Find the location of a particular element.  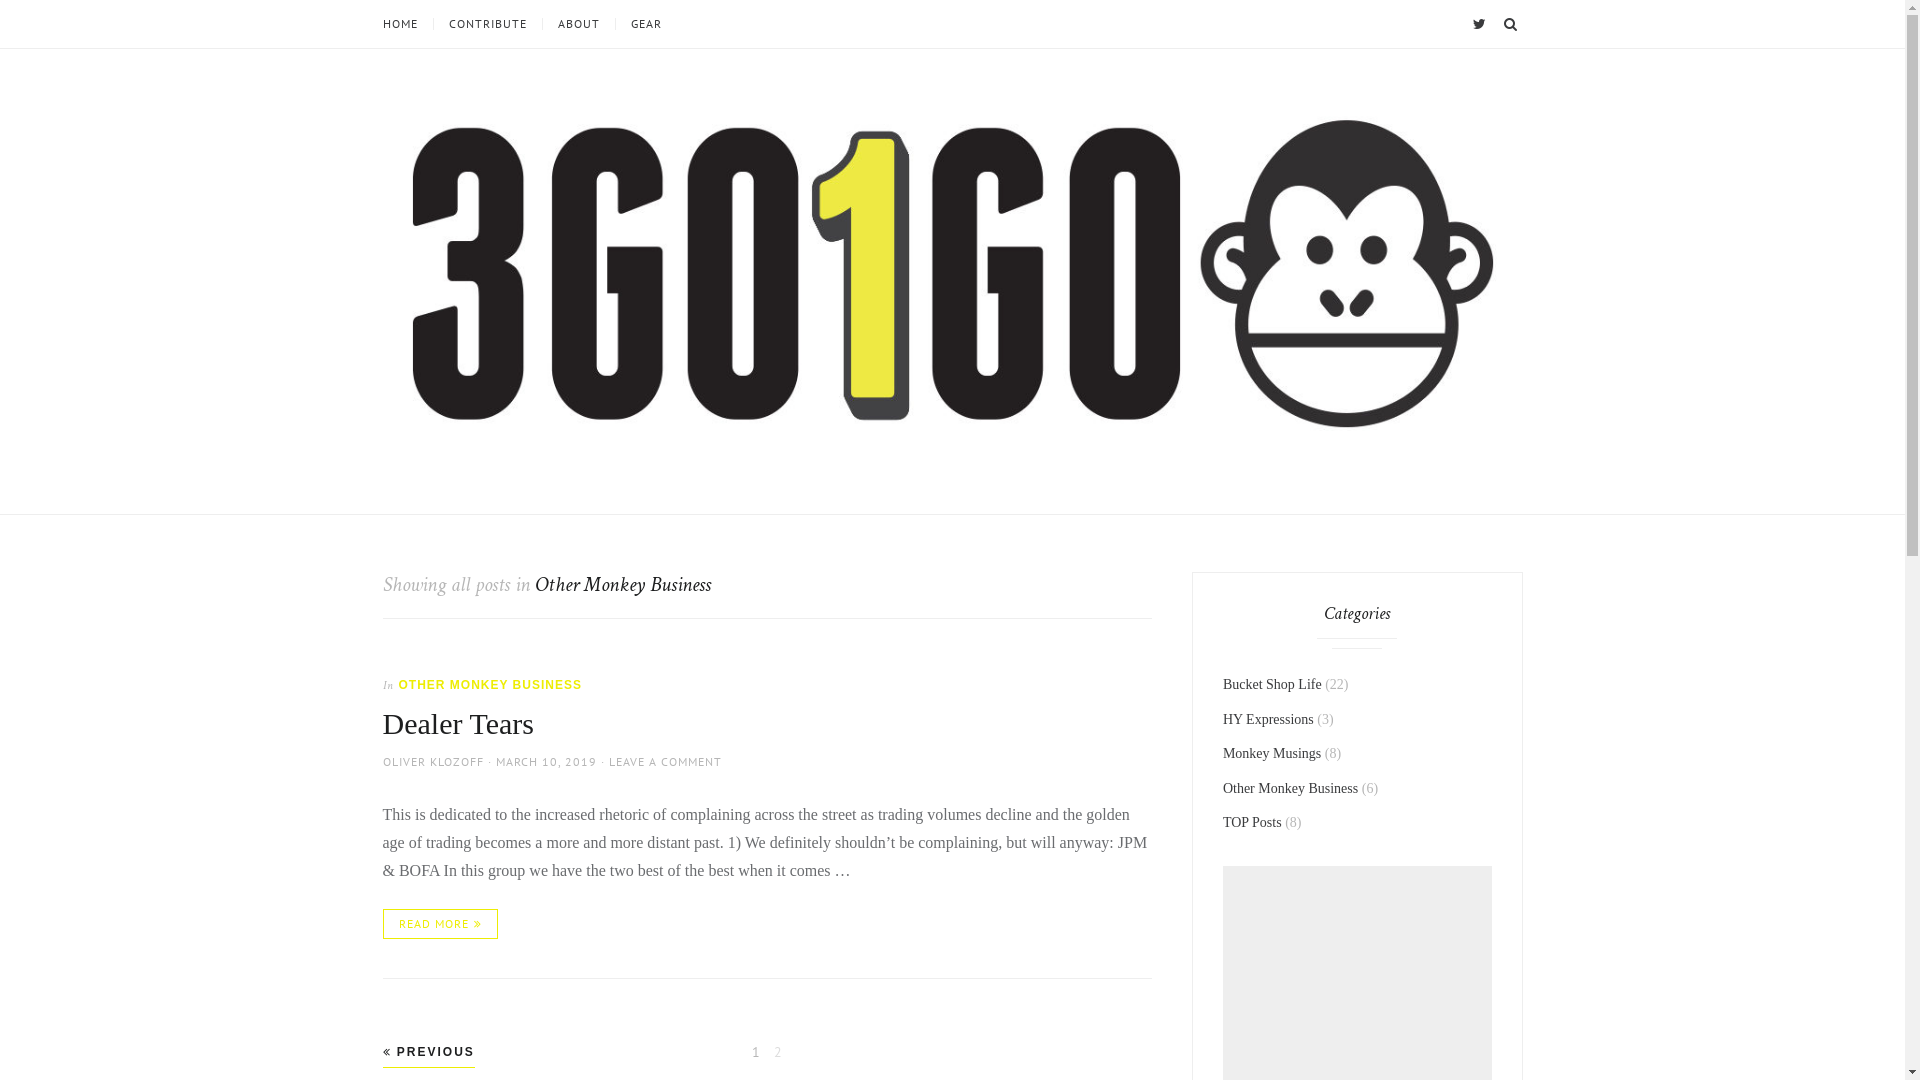

'GEAR' is located at coordinates (644, 23).